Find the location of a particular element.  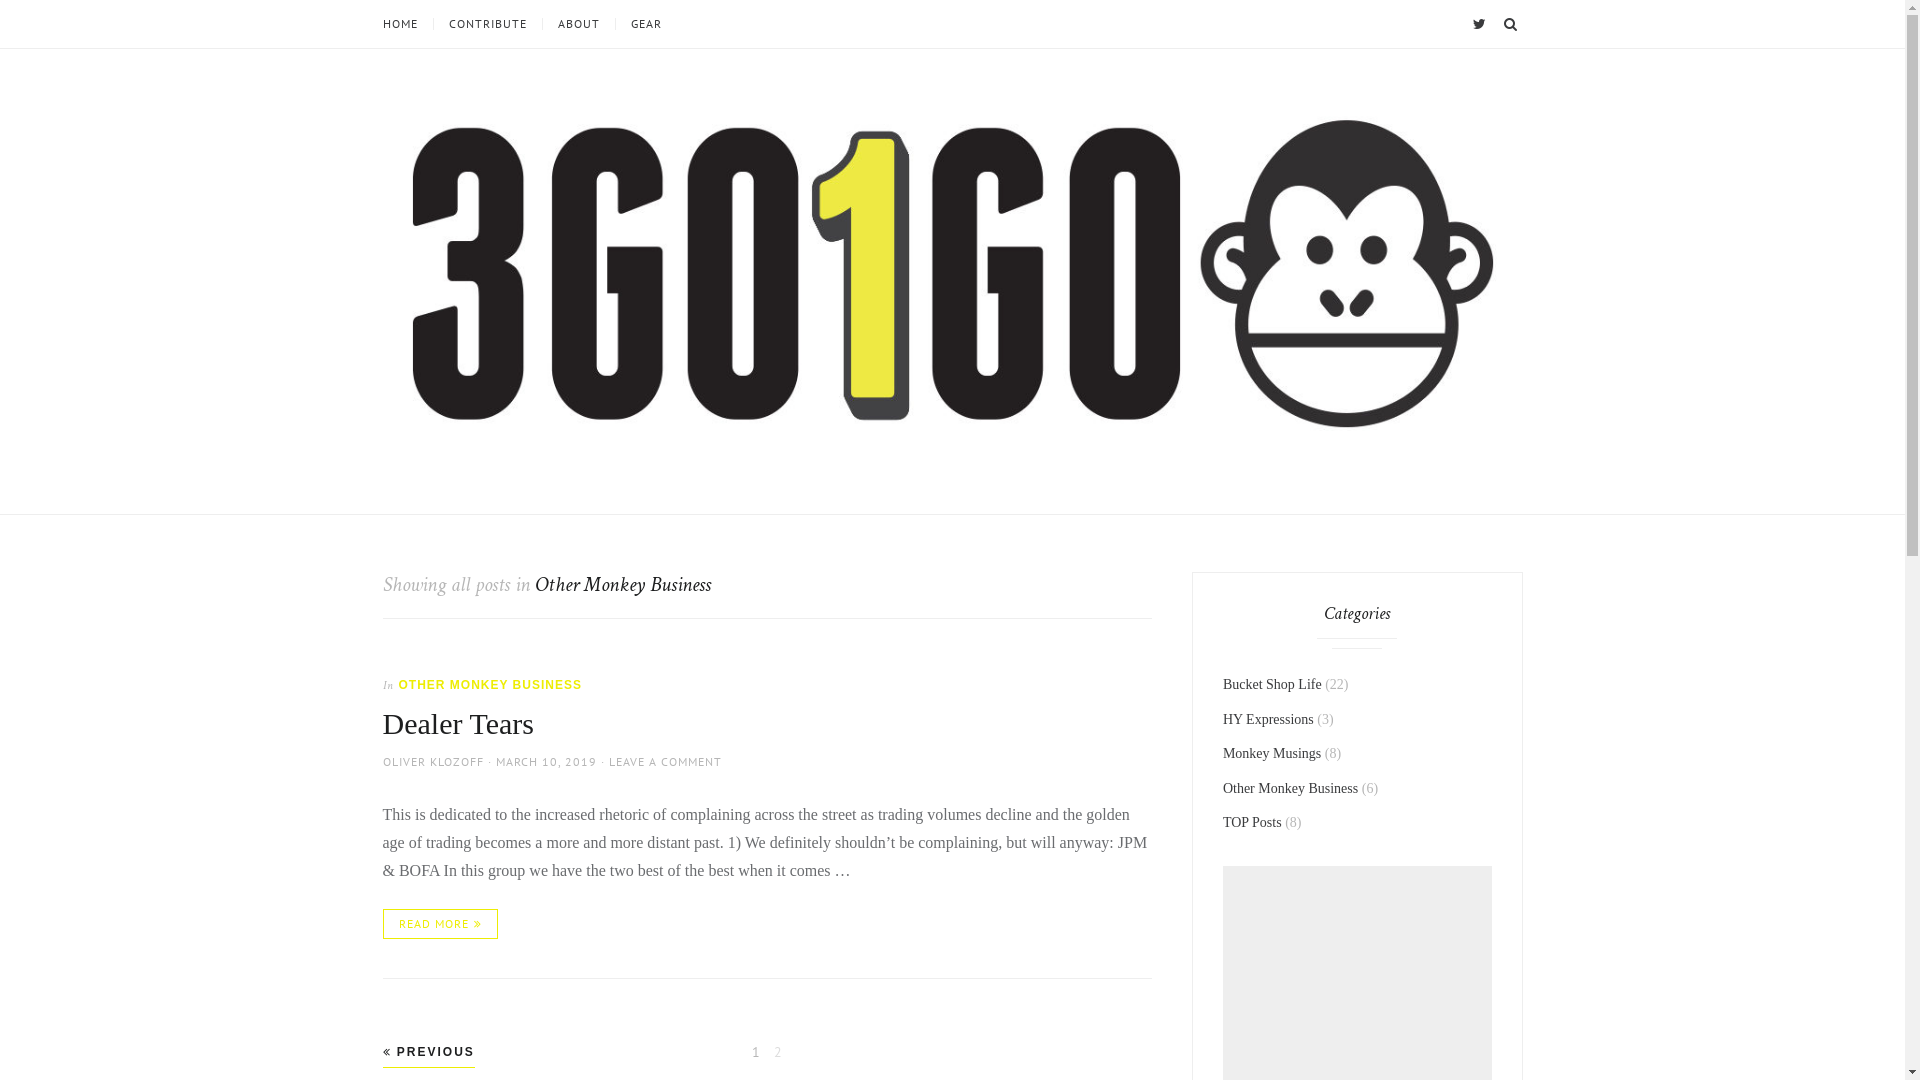

'GEAR' is located at coordinates (644, 23).